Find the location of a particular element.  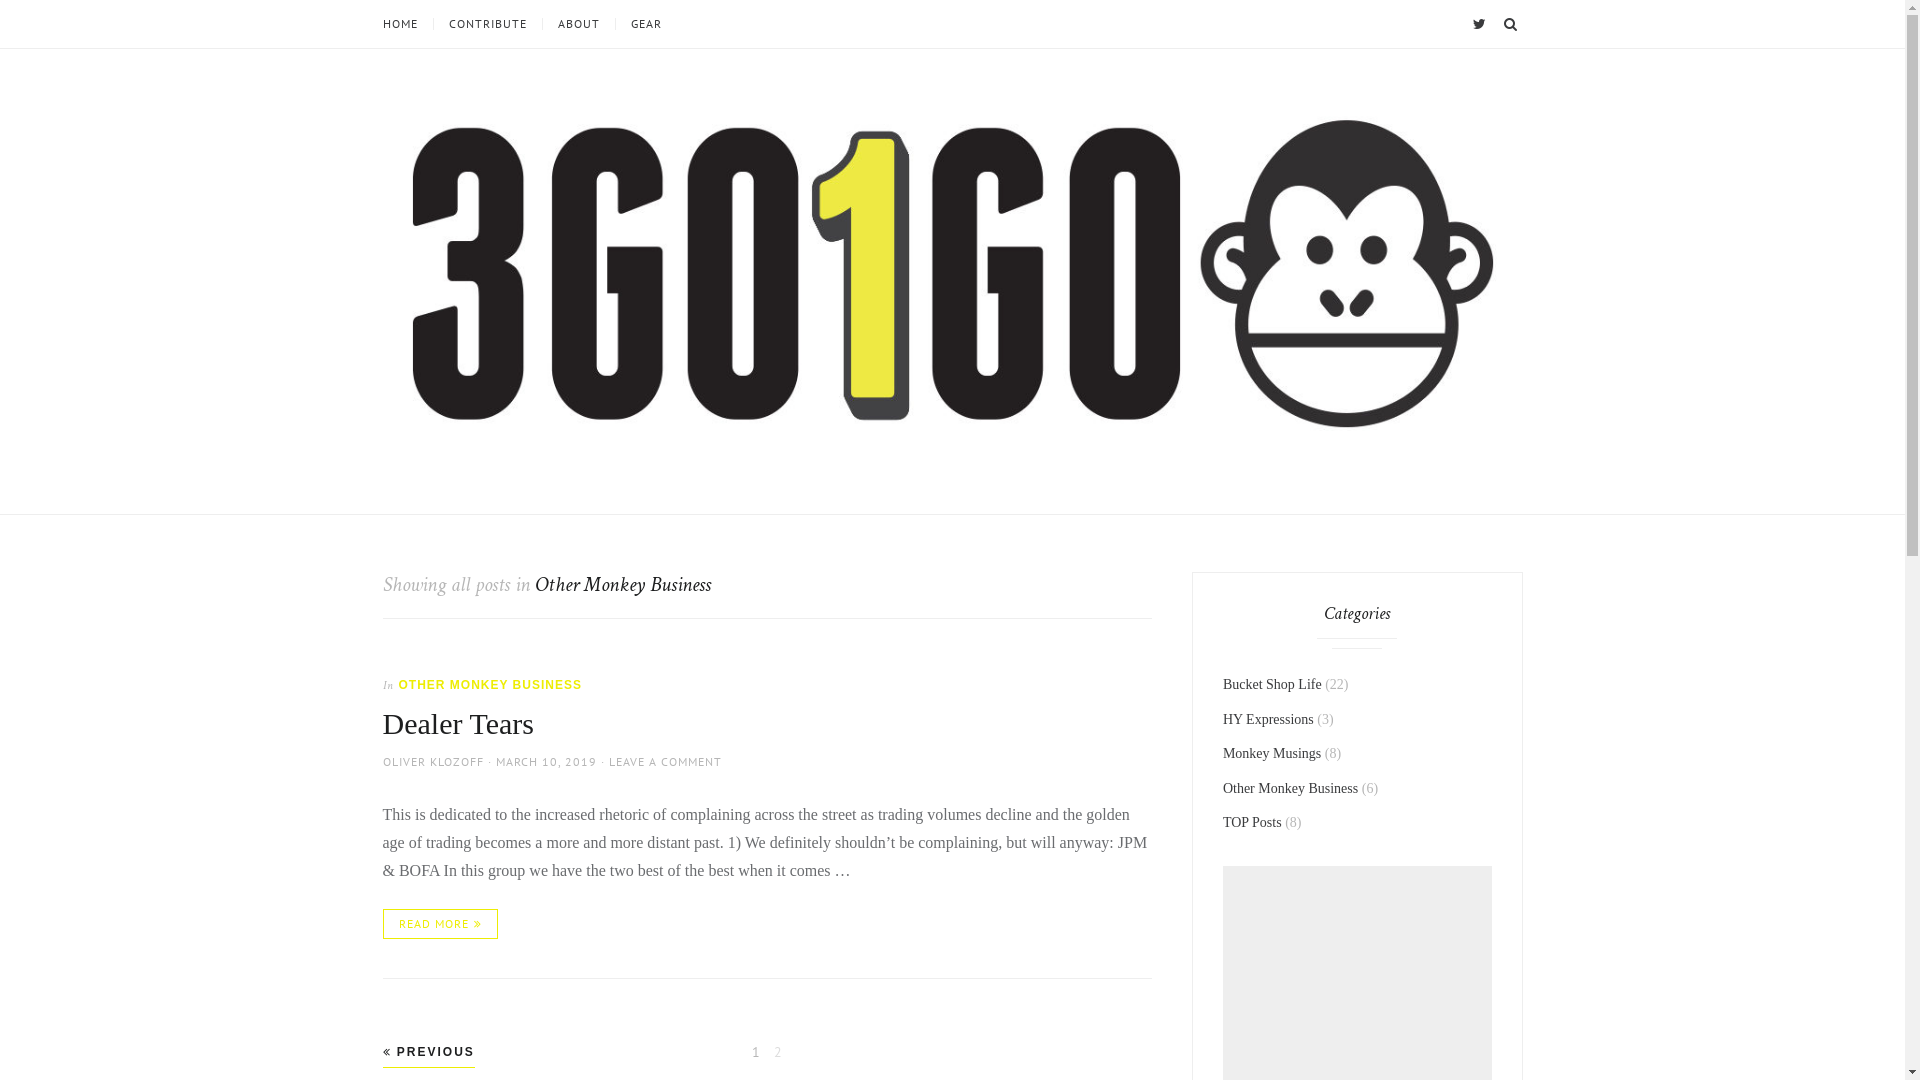

'GEAR' is located at coordinates (644, 23).